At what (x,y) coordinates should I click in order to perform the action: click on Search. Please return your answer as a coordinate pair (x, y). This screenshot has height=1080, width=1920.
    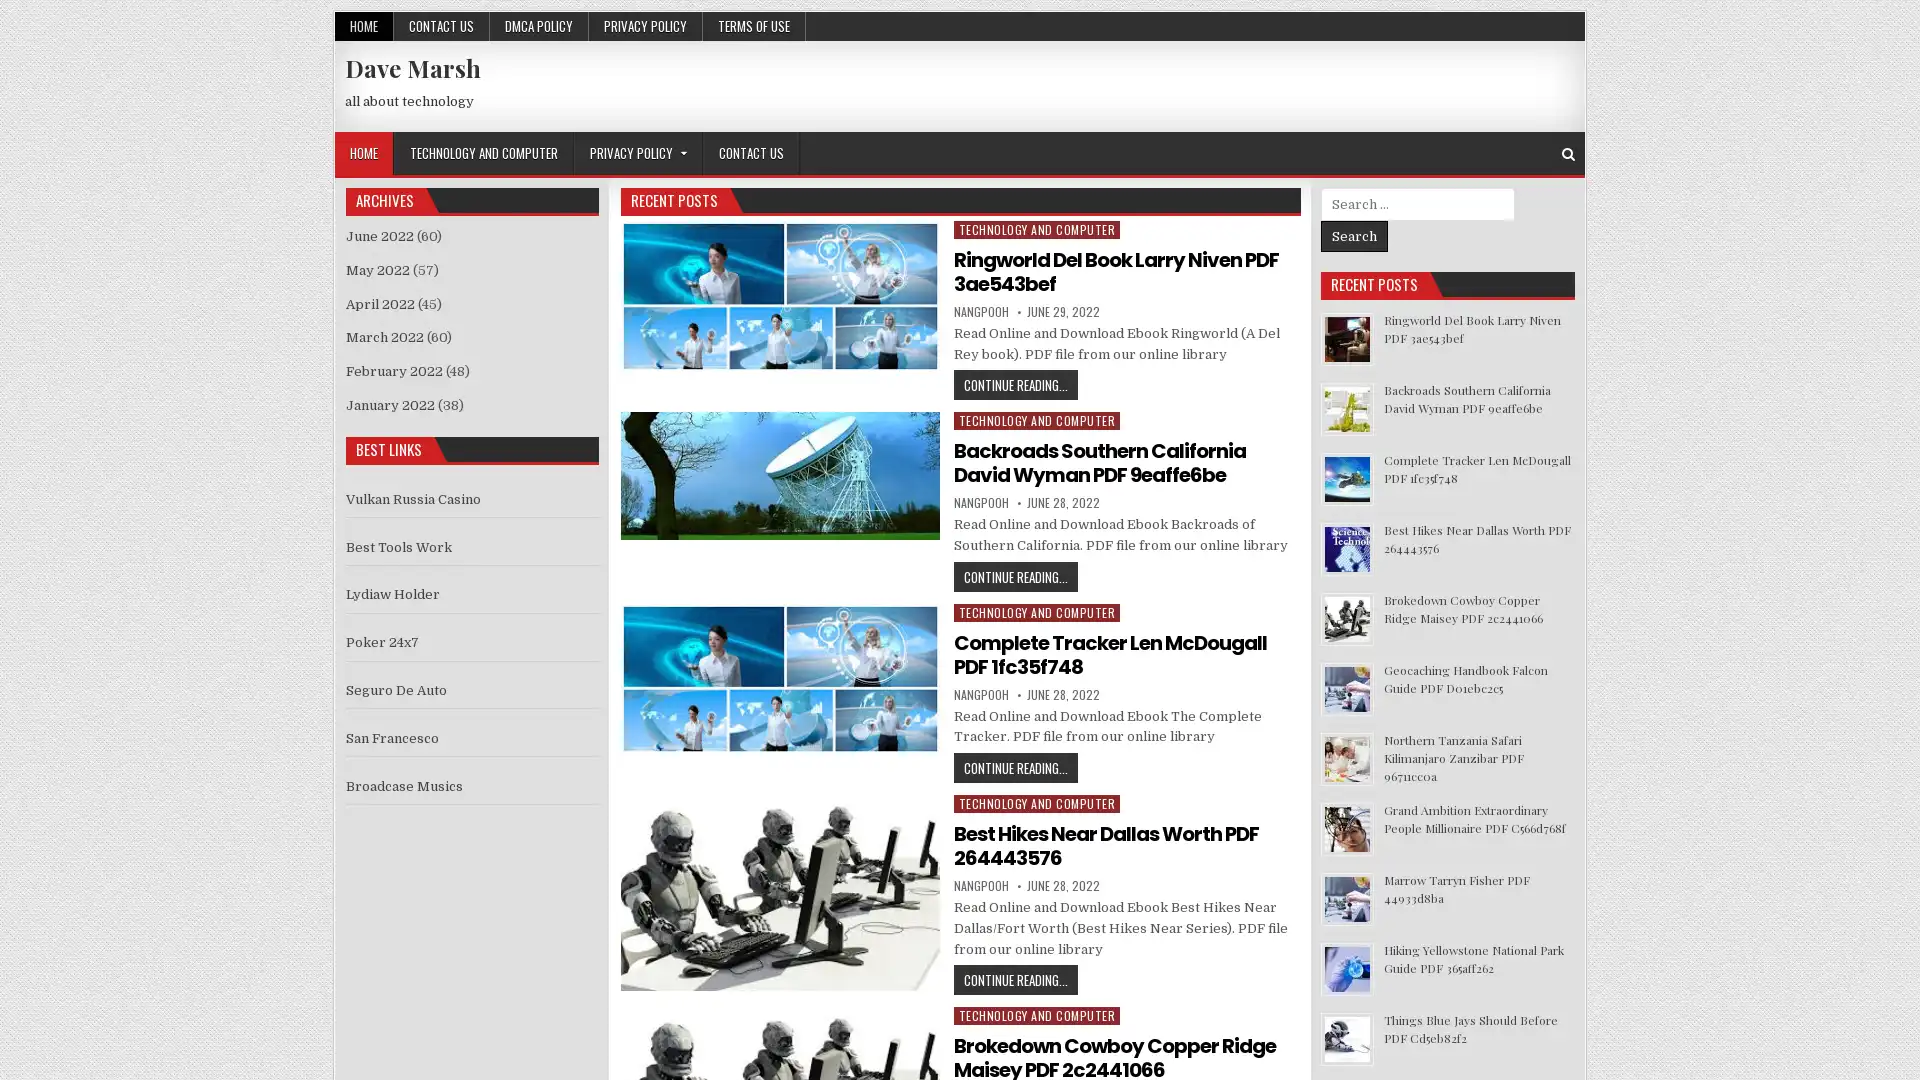
    Looking at the image, I should click on (1354, 235).